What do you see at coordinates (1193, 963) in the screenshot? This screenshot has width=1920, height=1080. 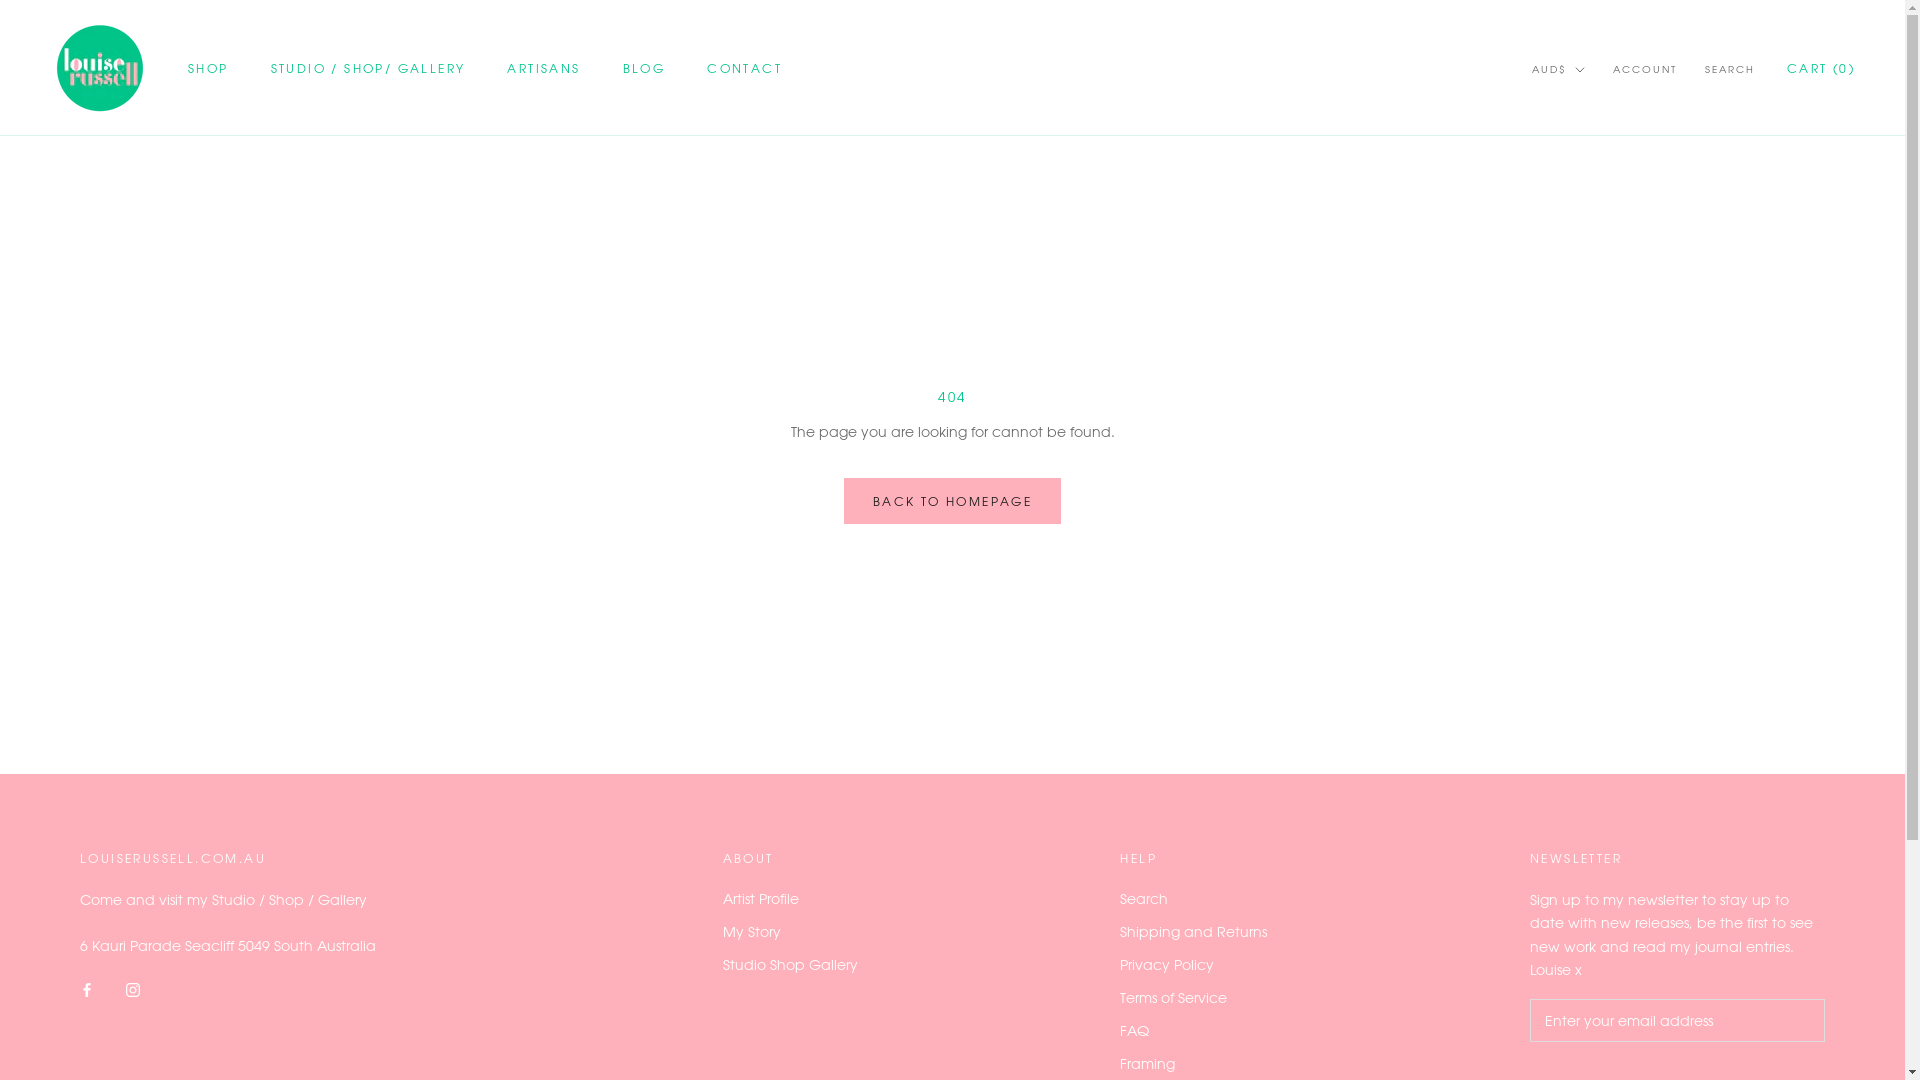 I see `'Privacy Policy'` at bounding box center [1193, 963].